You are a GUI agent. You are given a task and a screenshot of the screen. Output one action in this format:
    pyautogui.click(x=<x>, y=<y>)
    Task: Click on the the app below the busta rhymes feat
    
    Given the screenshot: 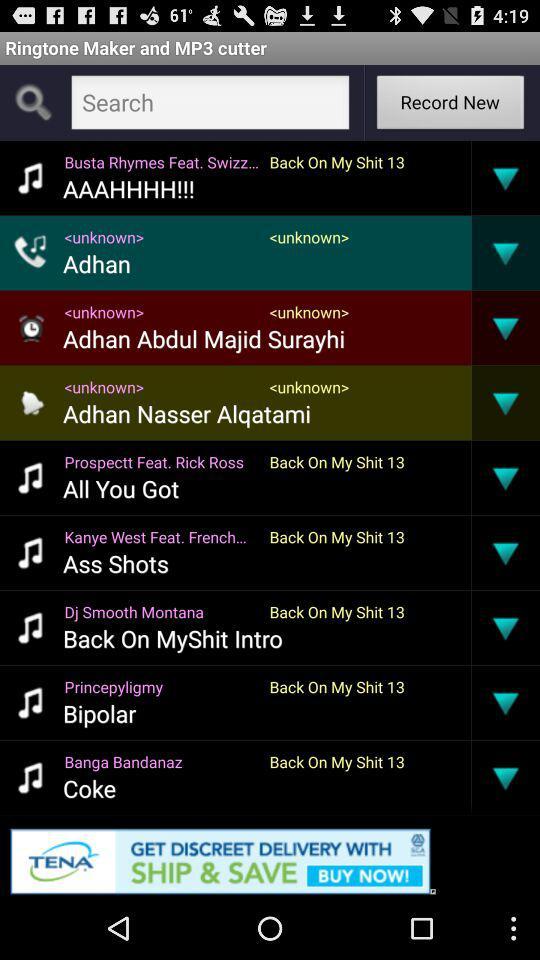 What is the action you would take?
    pyautogui.click(x=128, y=188)
    